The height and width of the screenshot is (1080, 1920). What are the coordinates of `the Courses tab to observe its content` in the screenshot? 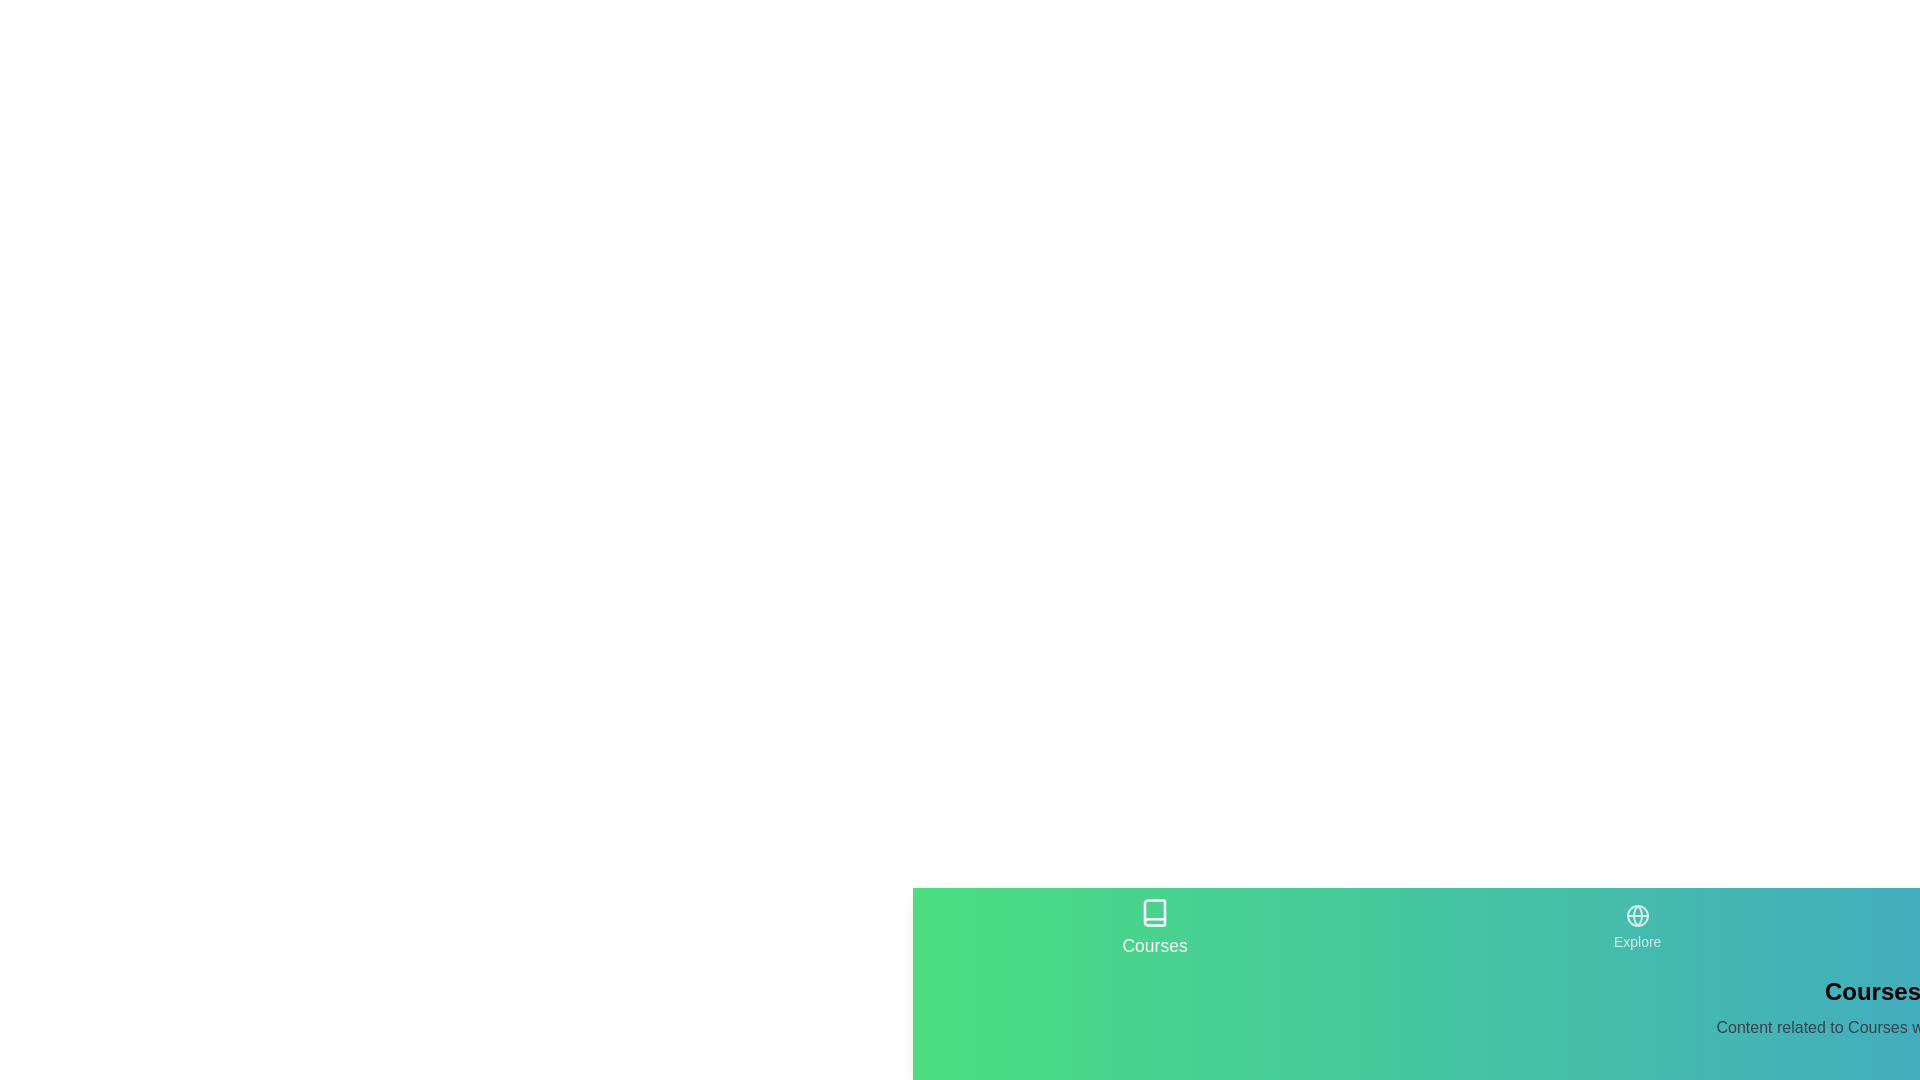 It's located at (1155, 928).